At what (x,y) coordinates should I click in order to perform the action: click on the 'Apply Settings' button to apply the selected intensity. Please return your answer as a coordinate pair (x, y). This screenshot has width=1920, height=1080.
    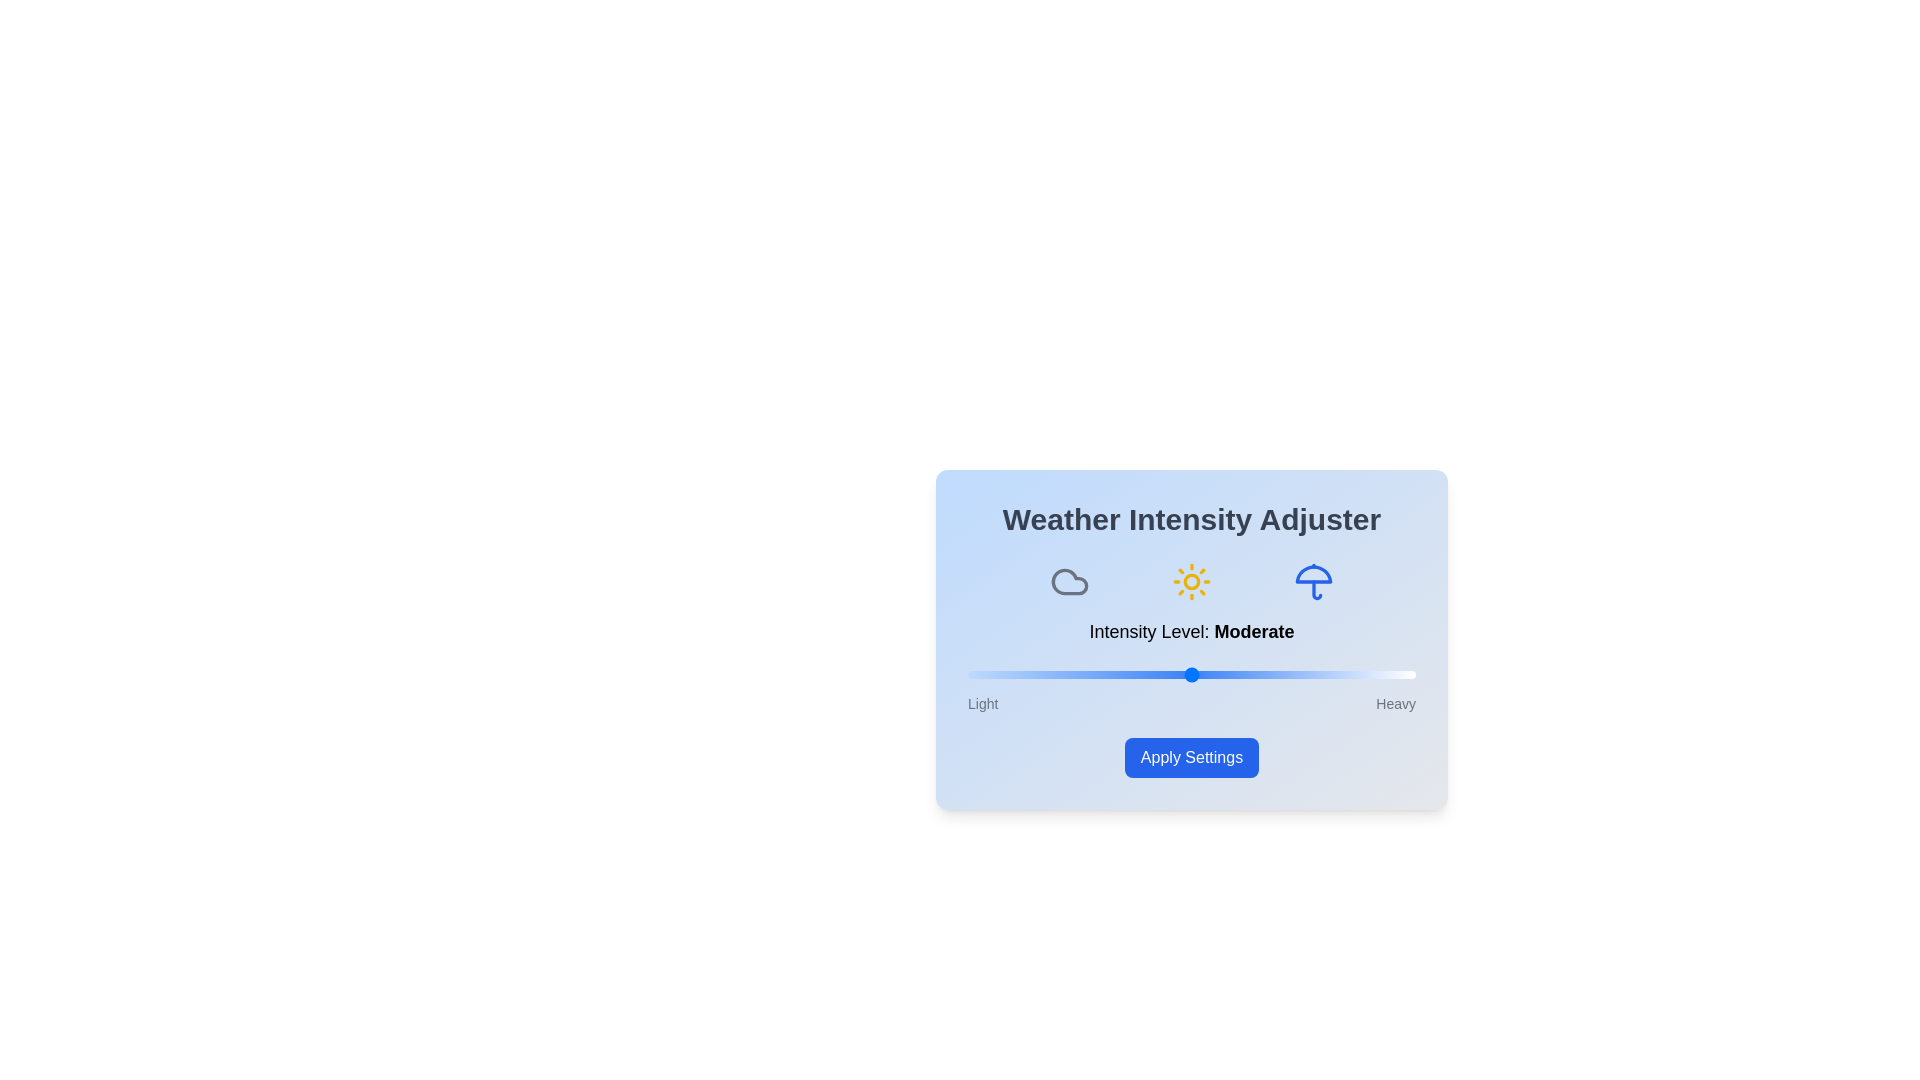
    Looking at the image, I should click on (1191, 758).